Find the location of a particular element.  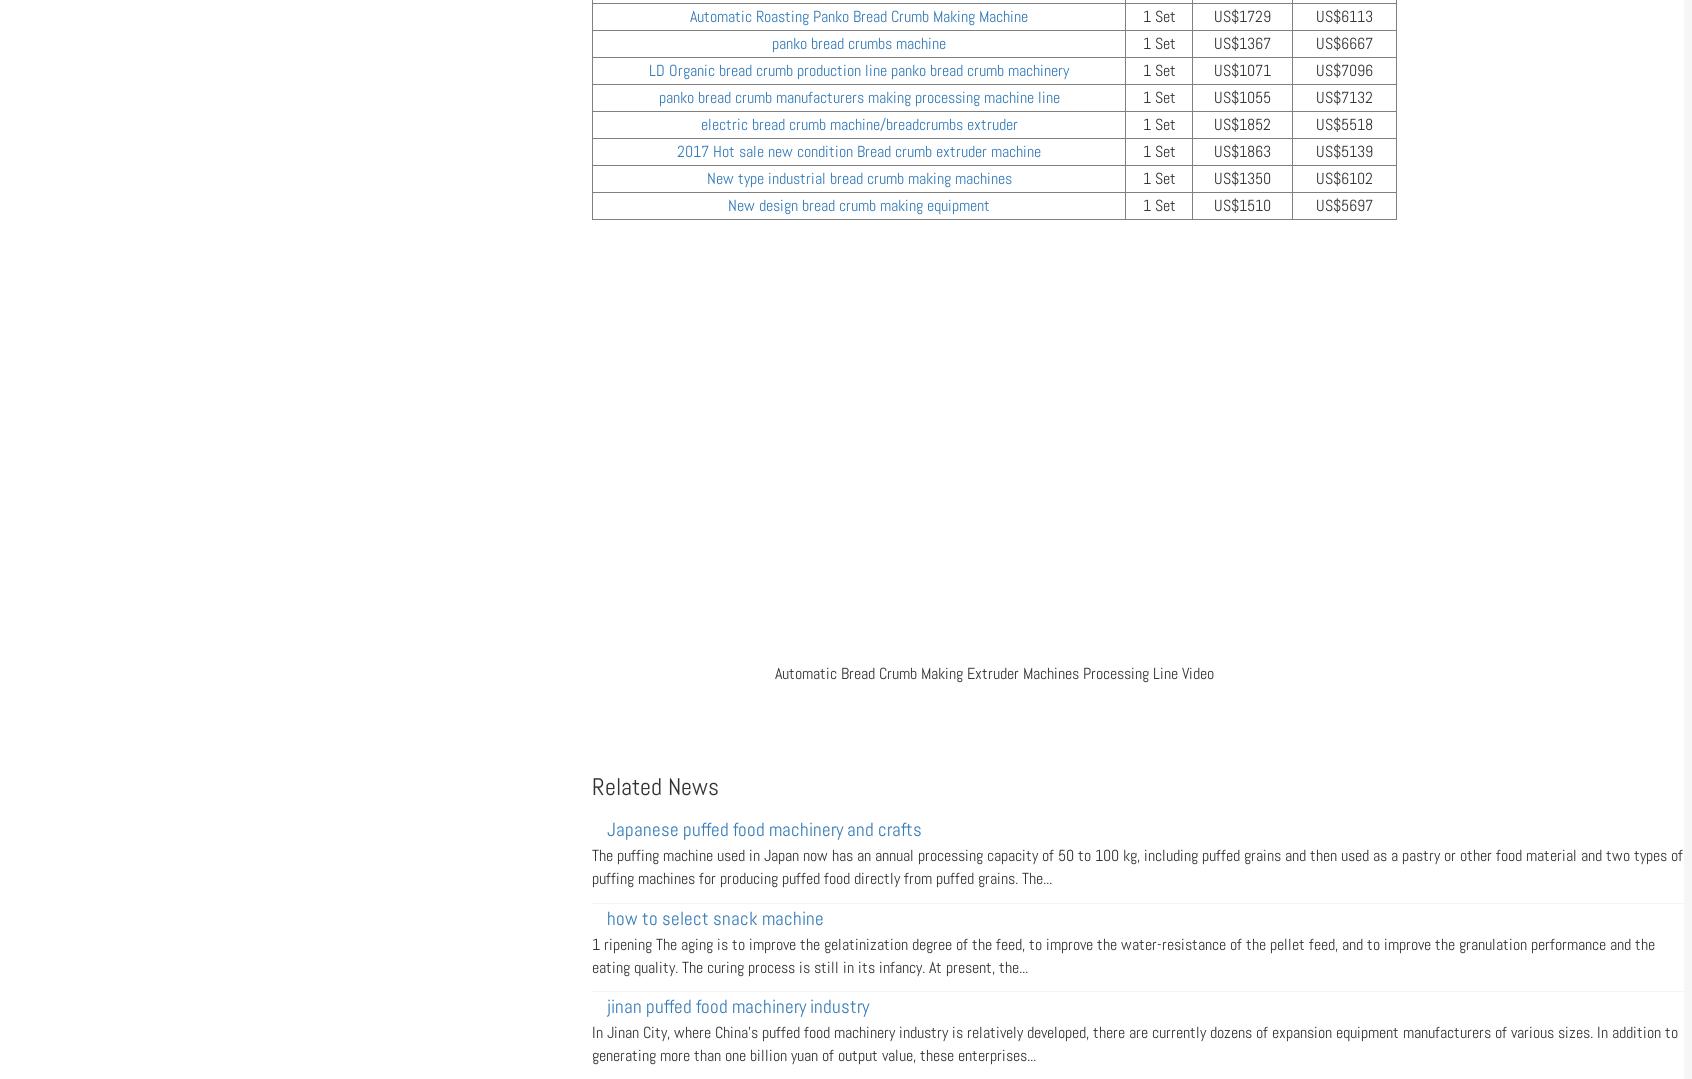

'The puffing machine used in Japan now has an annual processing capacity of 50 to 100 kg, including puffed grains and then used as a pastry or other food material and two types of puffing machines for producing puffed food directly from puffed grains. The...' is located at coordinates (591, 866).